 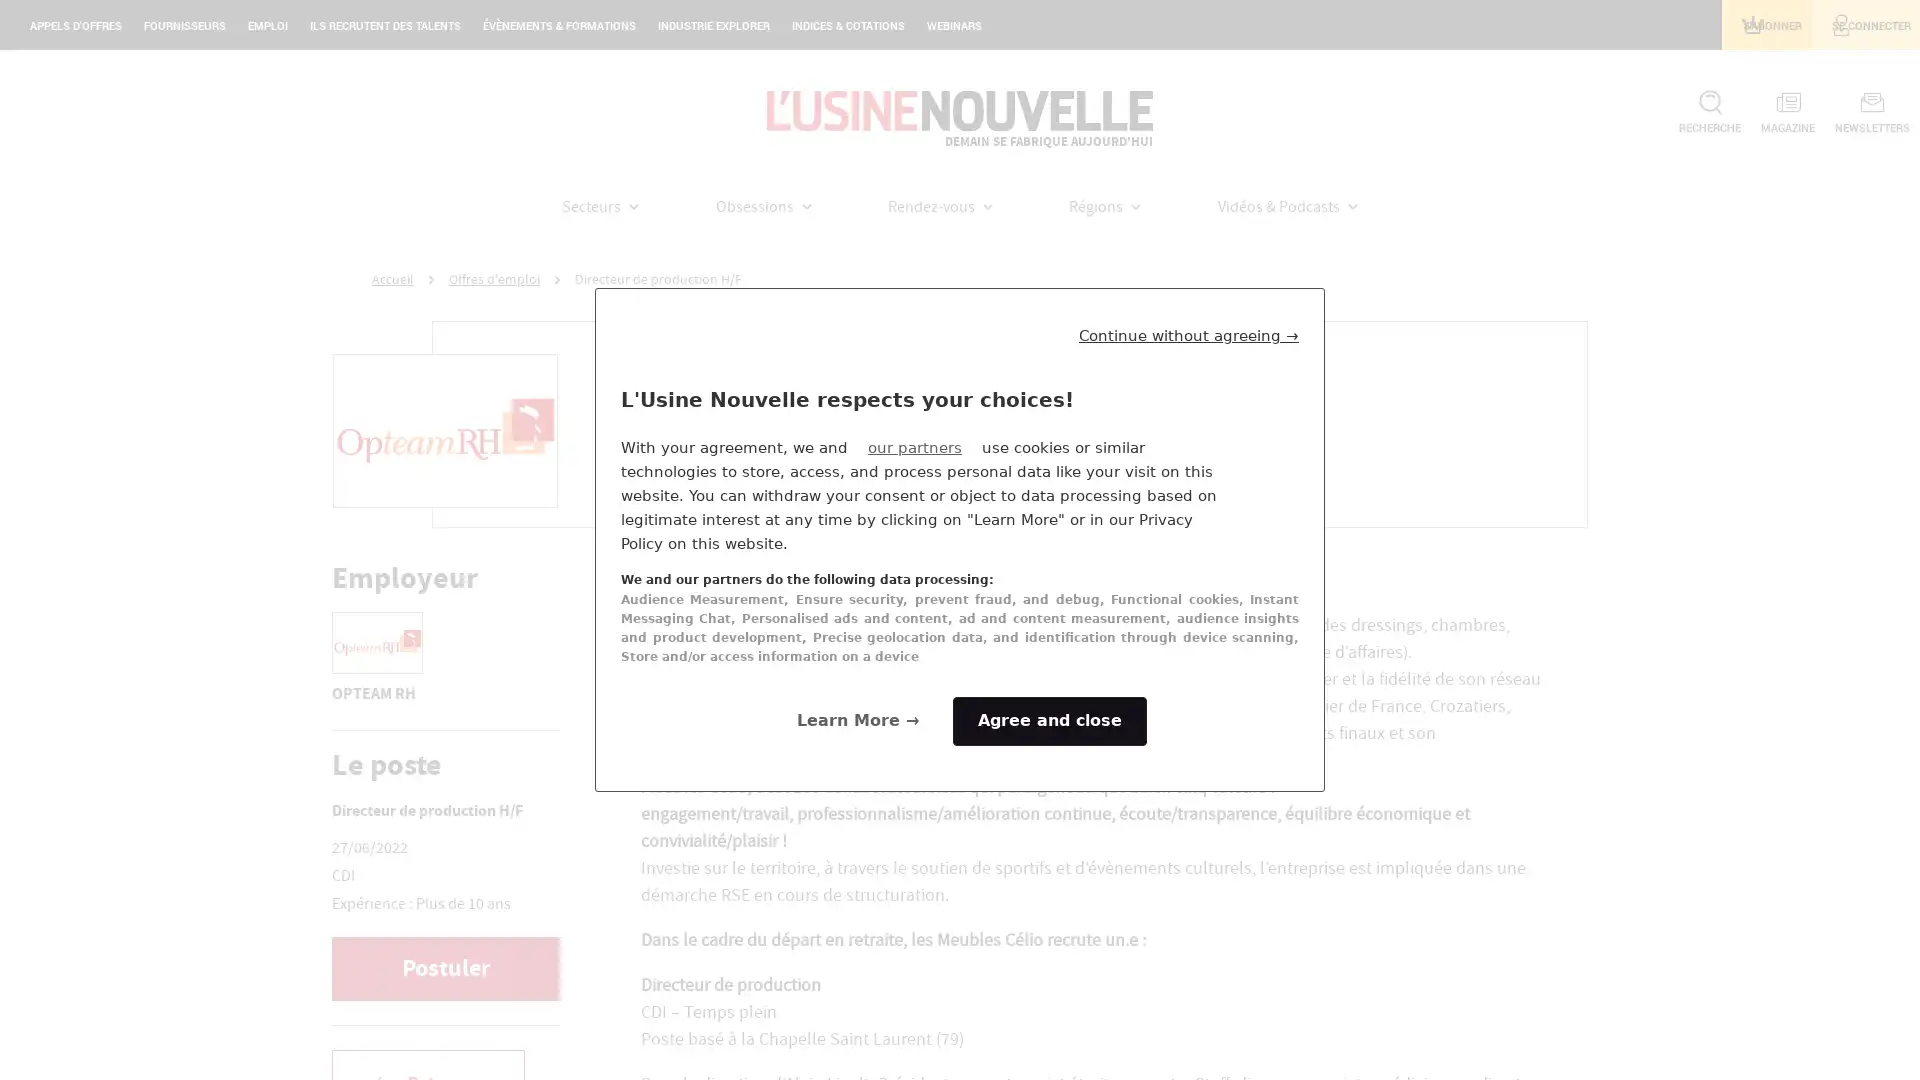 I want to click on Configure your consents, so click(x=858, y=721).